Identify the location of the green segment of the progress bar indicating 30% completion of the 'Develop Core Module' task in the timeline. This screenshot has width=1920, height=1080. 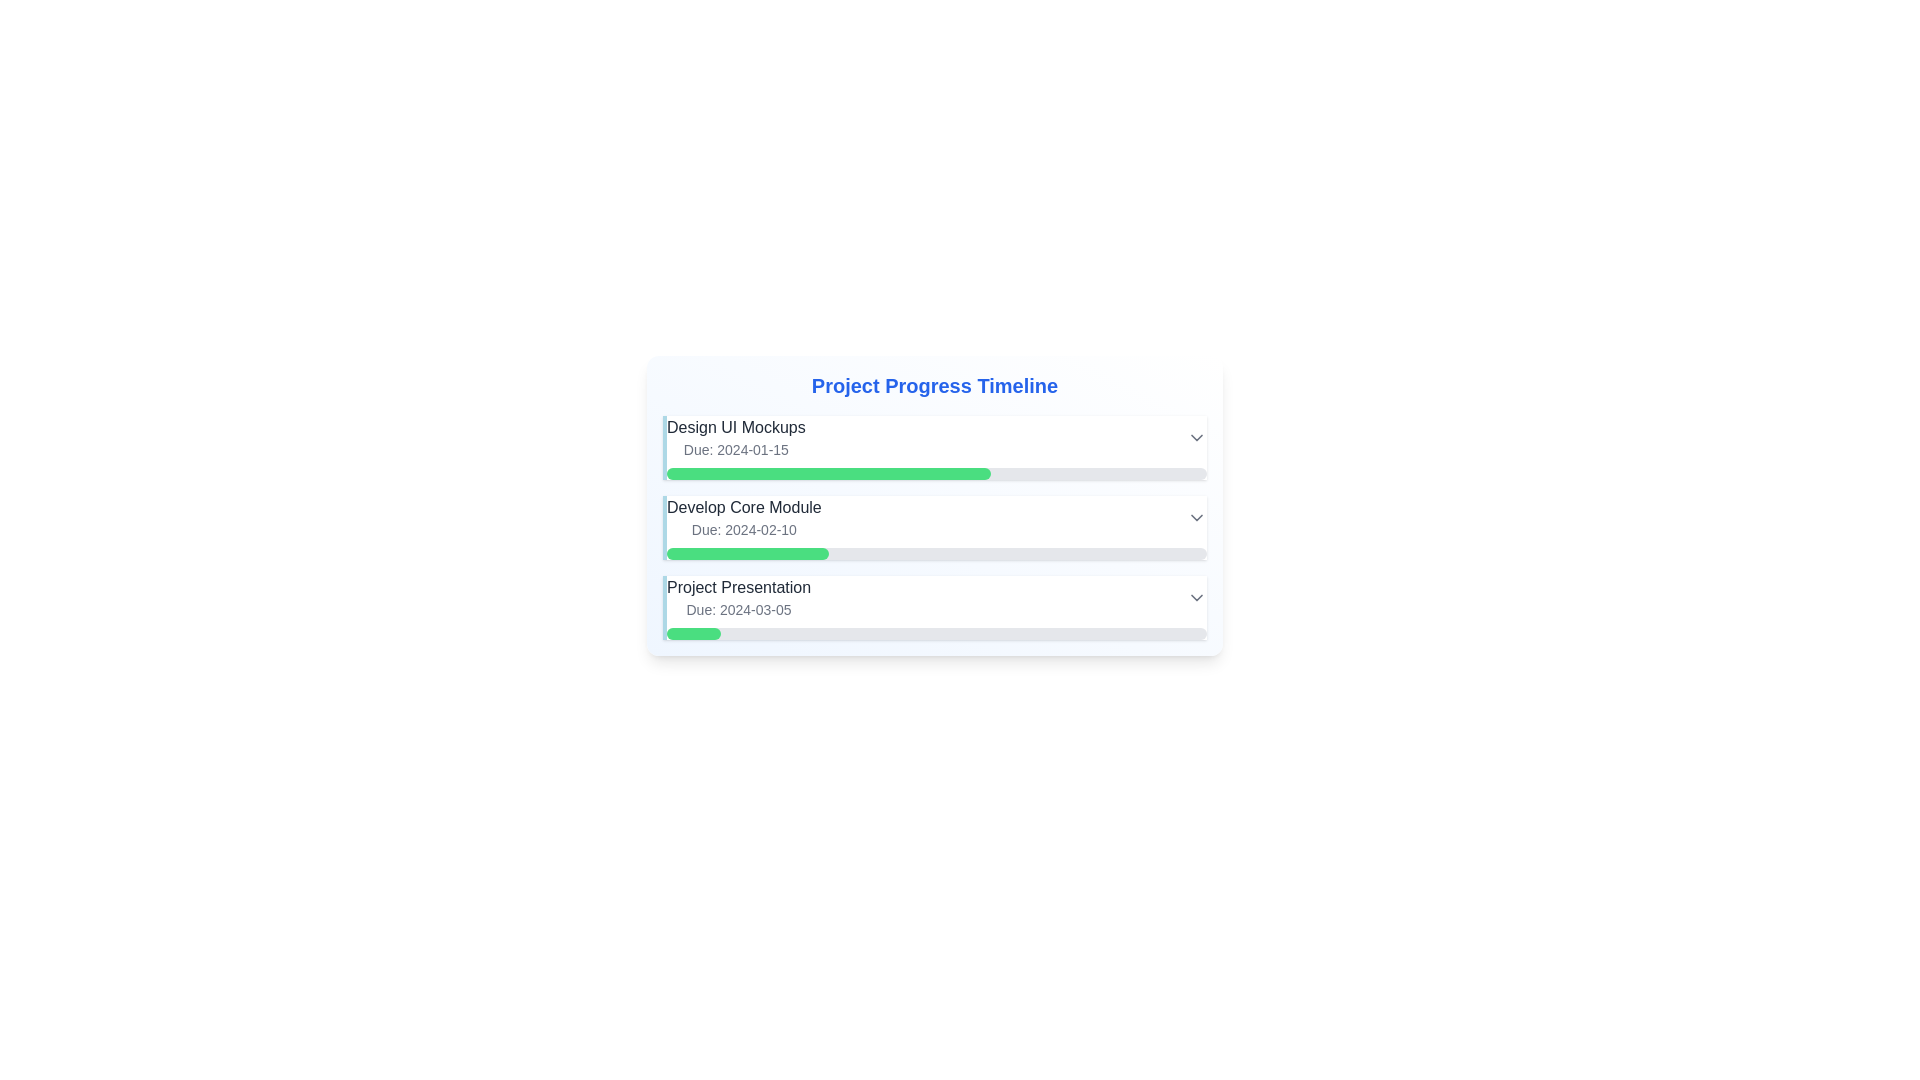
(747, 554).